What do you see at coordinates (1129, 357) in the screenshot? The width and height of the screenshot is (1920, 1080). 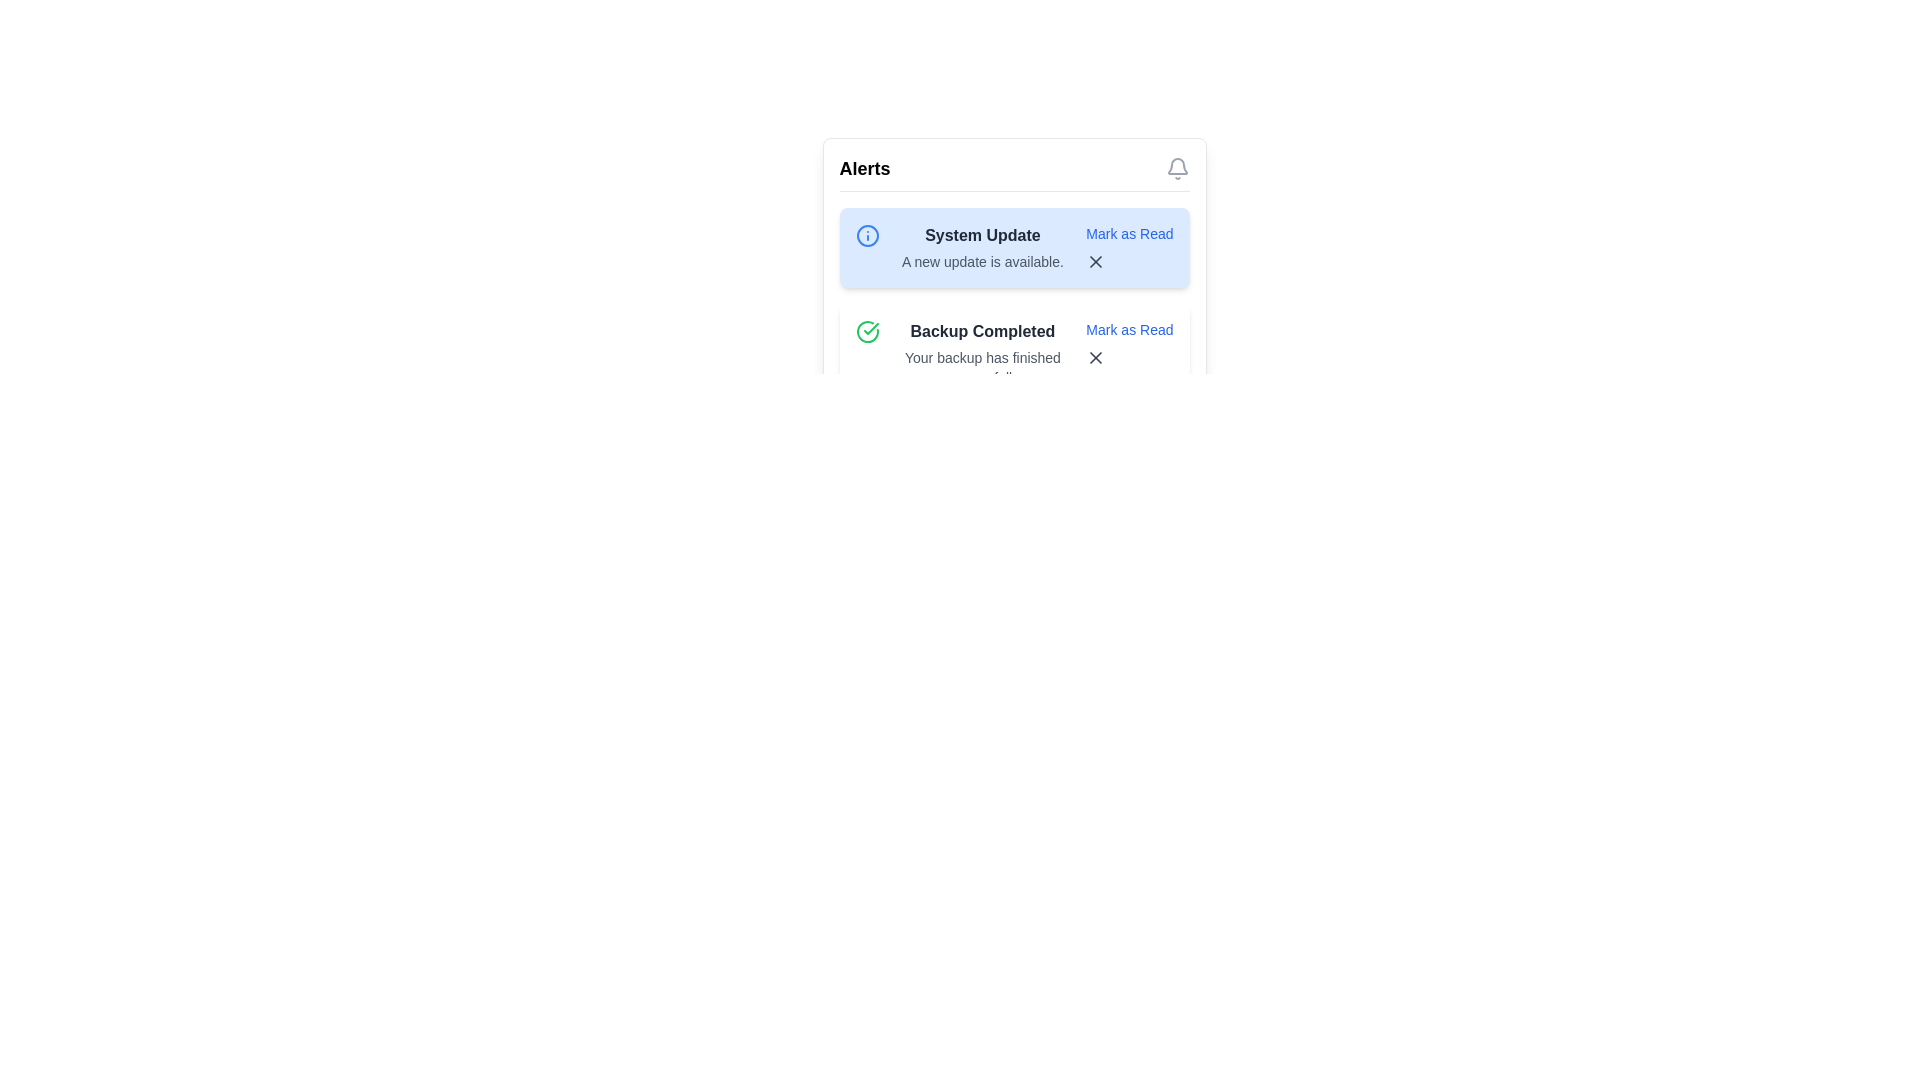 I see `the dismiss button for the 'Backup Completed' notification to trigger a tooltip or highlight effect` at bounding box center [1129, 357].